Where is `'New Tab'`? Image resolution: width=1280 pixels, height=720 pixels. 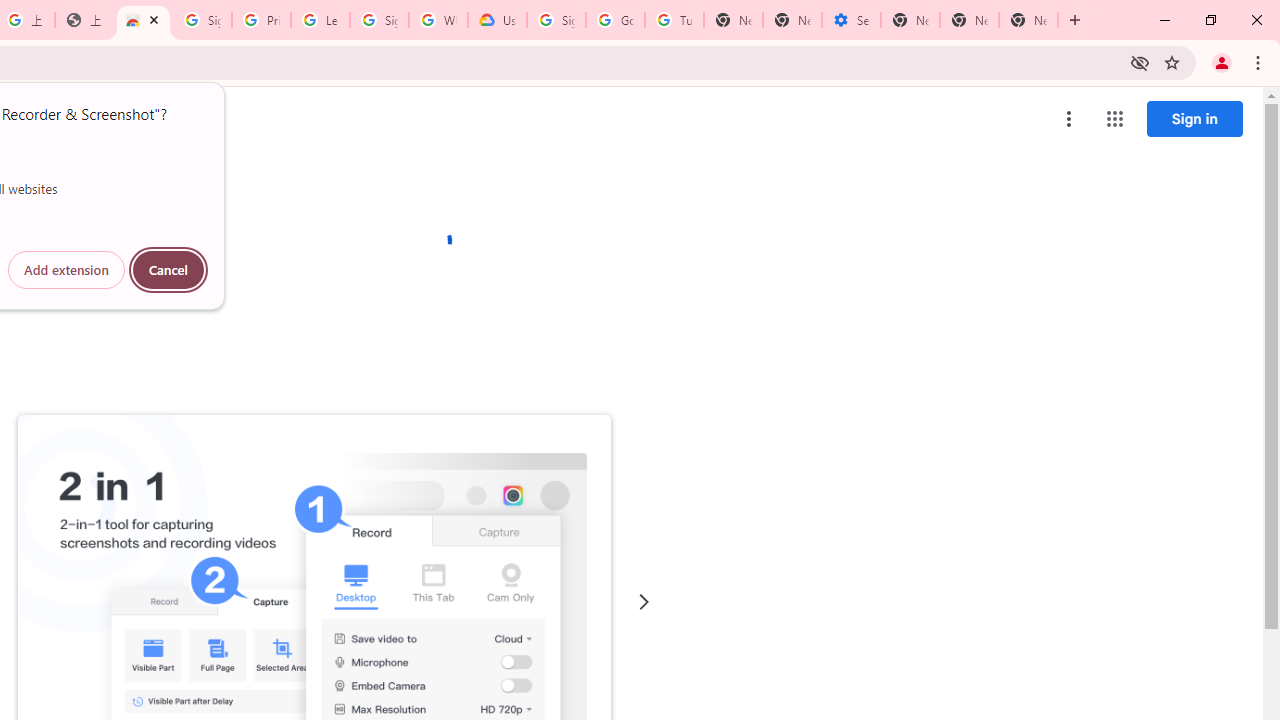 'New Tab' is located at coordinates (1028, 20).